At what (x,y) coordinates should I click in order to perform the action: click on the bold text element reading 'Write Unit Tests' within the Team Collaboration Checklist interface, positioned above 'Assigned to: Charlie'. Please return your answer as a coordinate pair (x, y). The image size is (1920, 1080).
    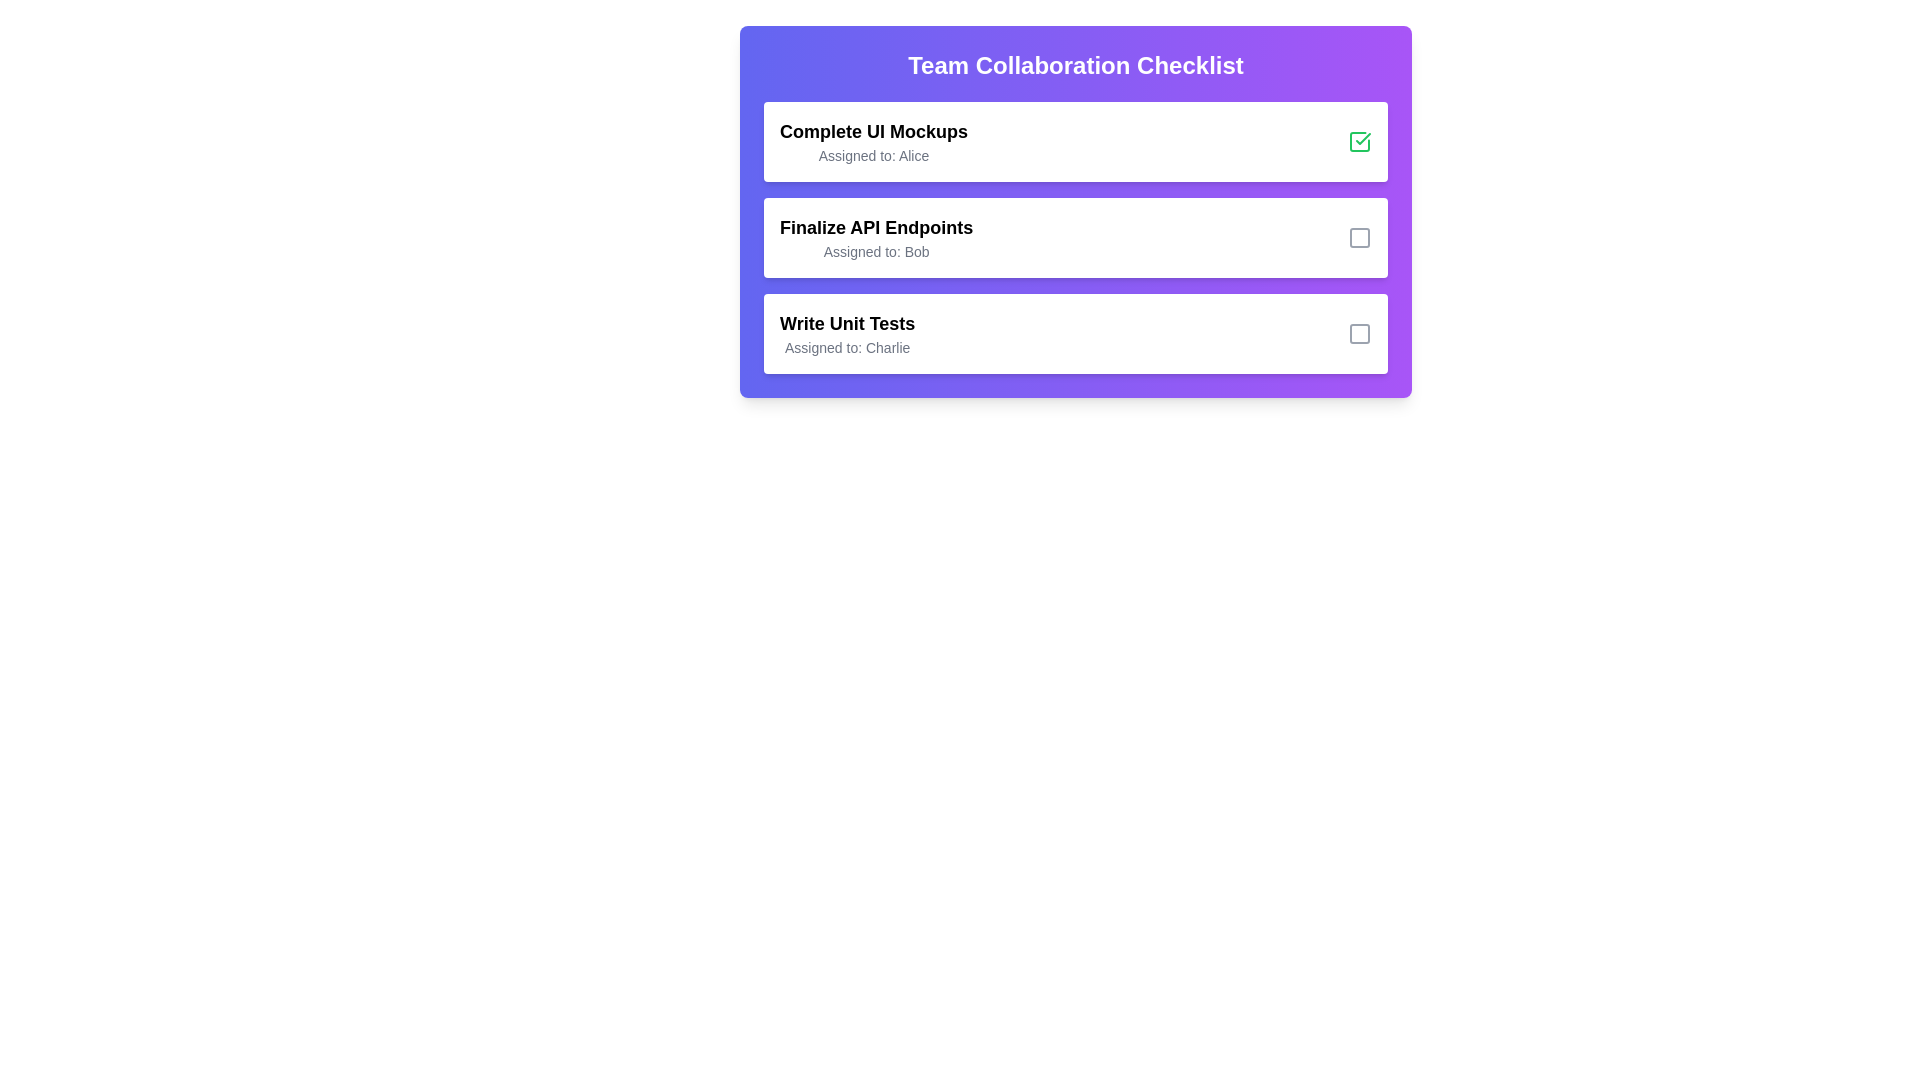
    Looking at the image, I should click on (847, 323).